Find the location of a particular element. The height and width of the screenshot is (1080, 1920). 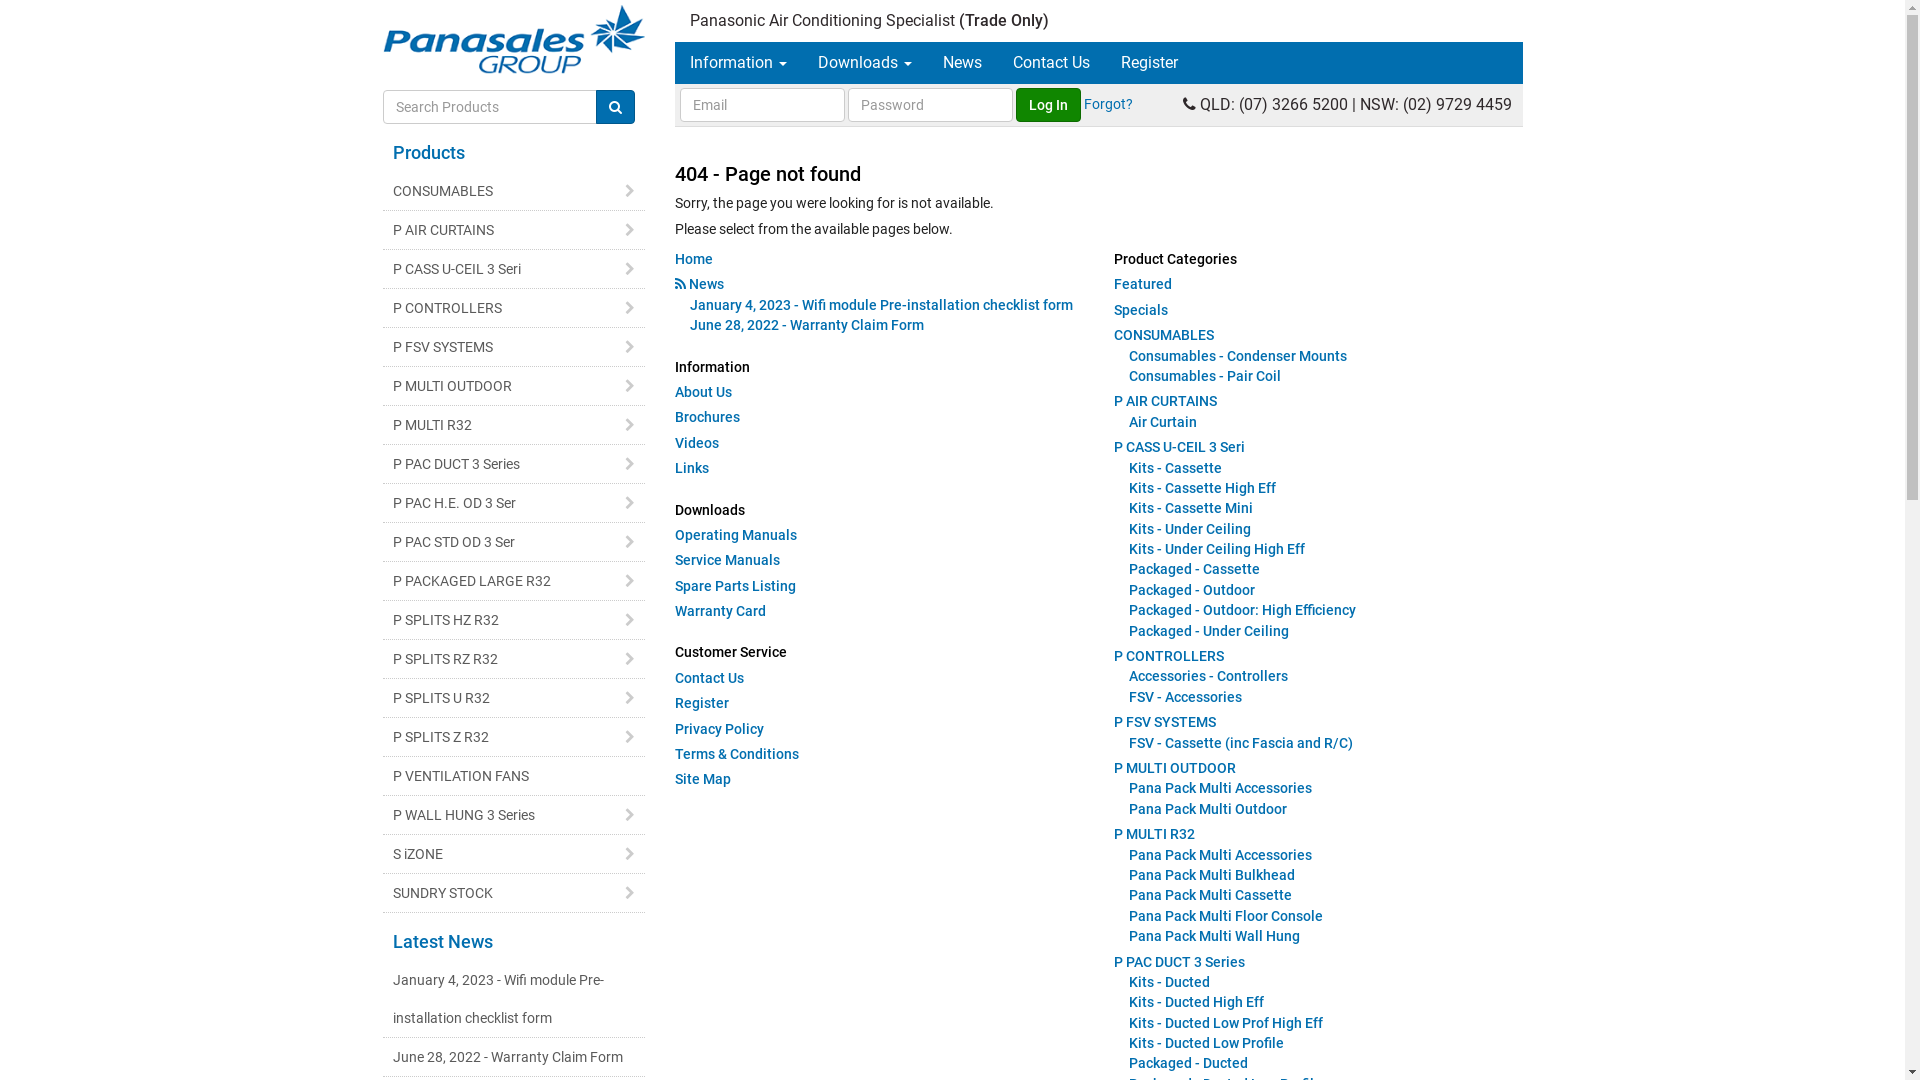

'About Us' is located at coordinates (703, 392).